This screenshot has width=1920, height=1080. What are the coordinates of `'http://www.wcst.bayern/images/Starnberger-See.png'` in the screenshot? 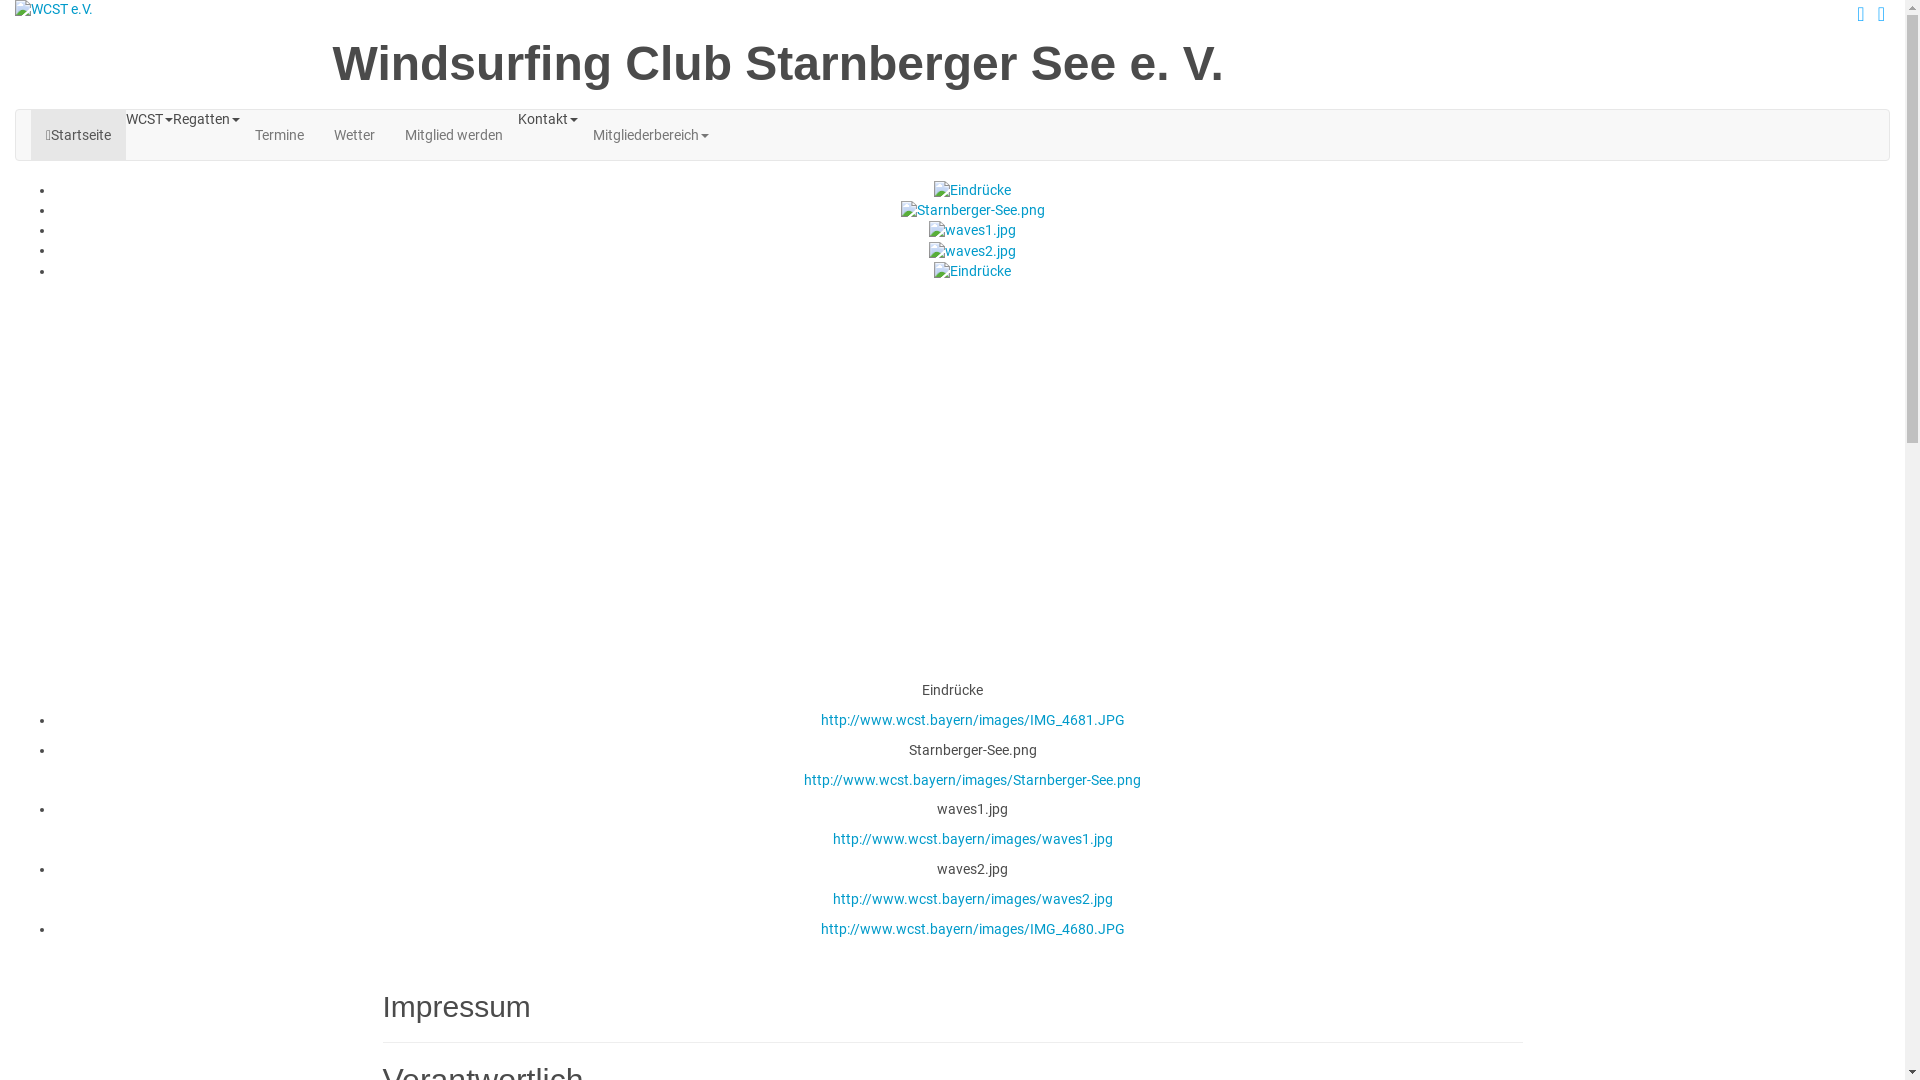 It's located at (972, 778).